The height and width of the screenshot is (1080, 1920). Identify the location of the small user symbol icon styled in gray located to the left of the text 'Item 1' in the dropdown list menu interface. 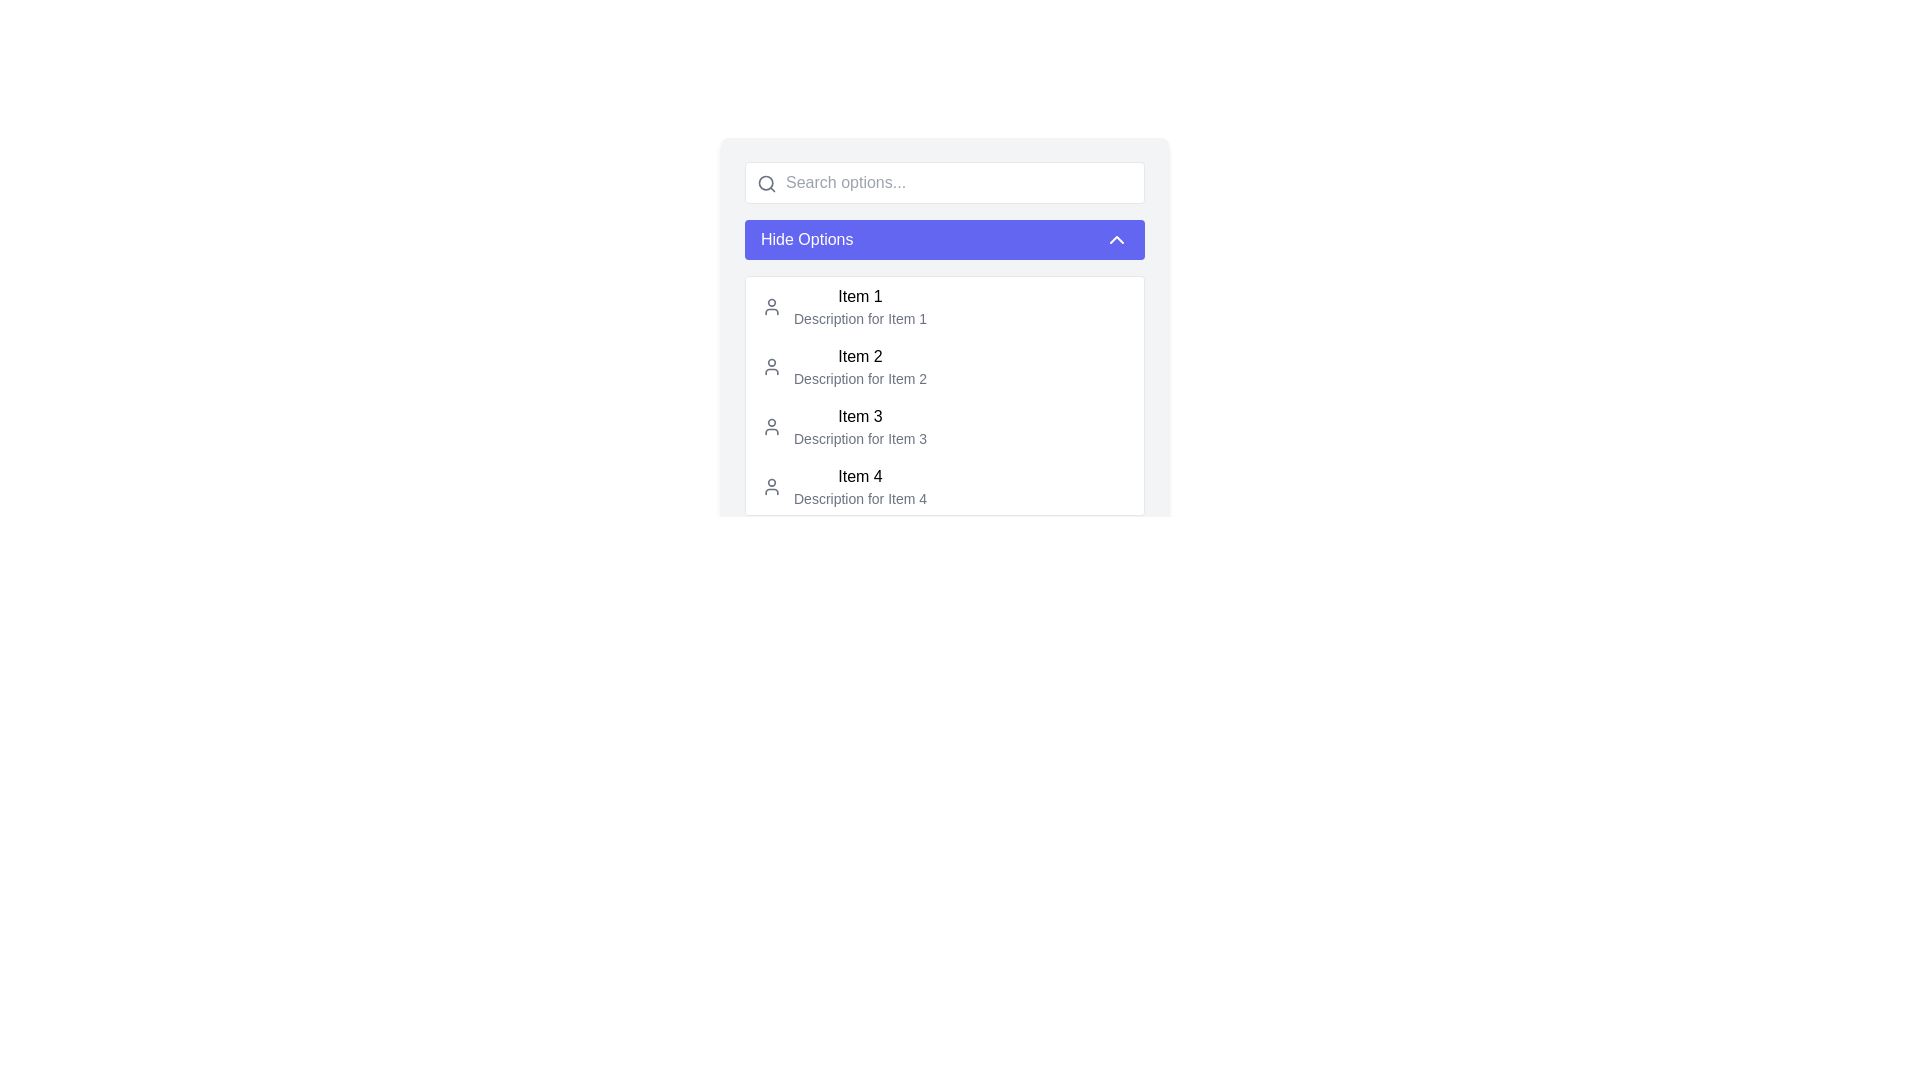
(771, 307).